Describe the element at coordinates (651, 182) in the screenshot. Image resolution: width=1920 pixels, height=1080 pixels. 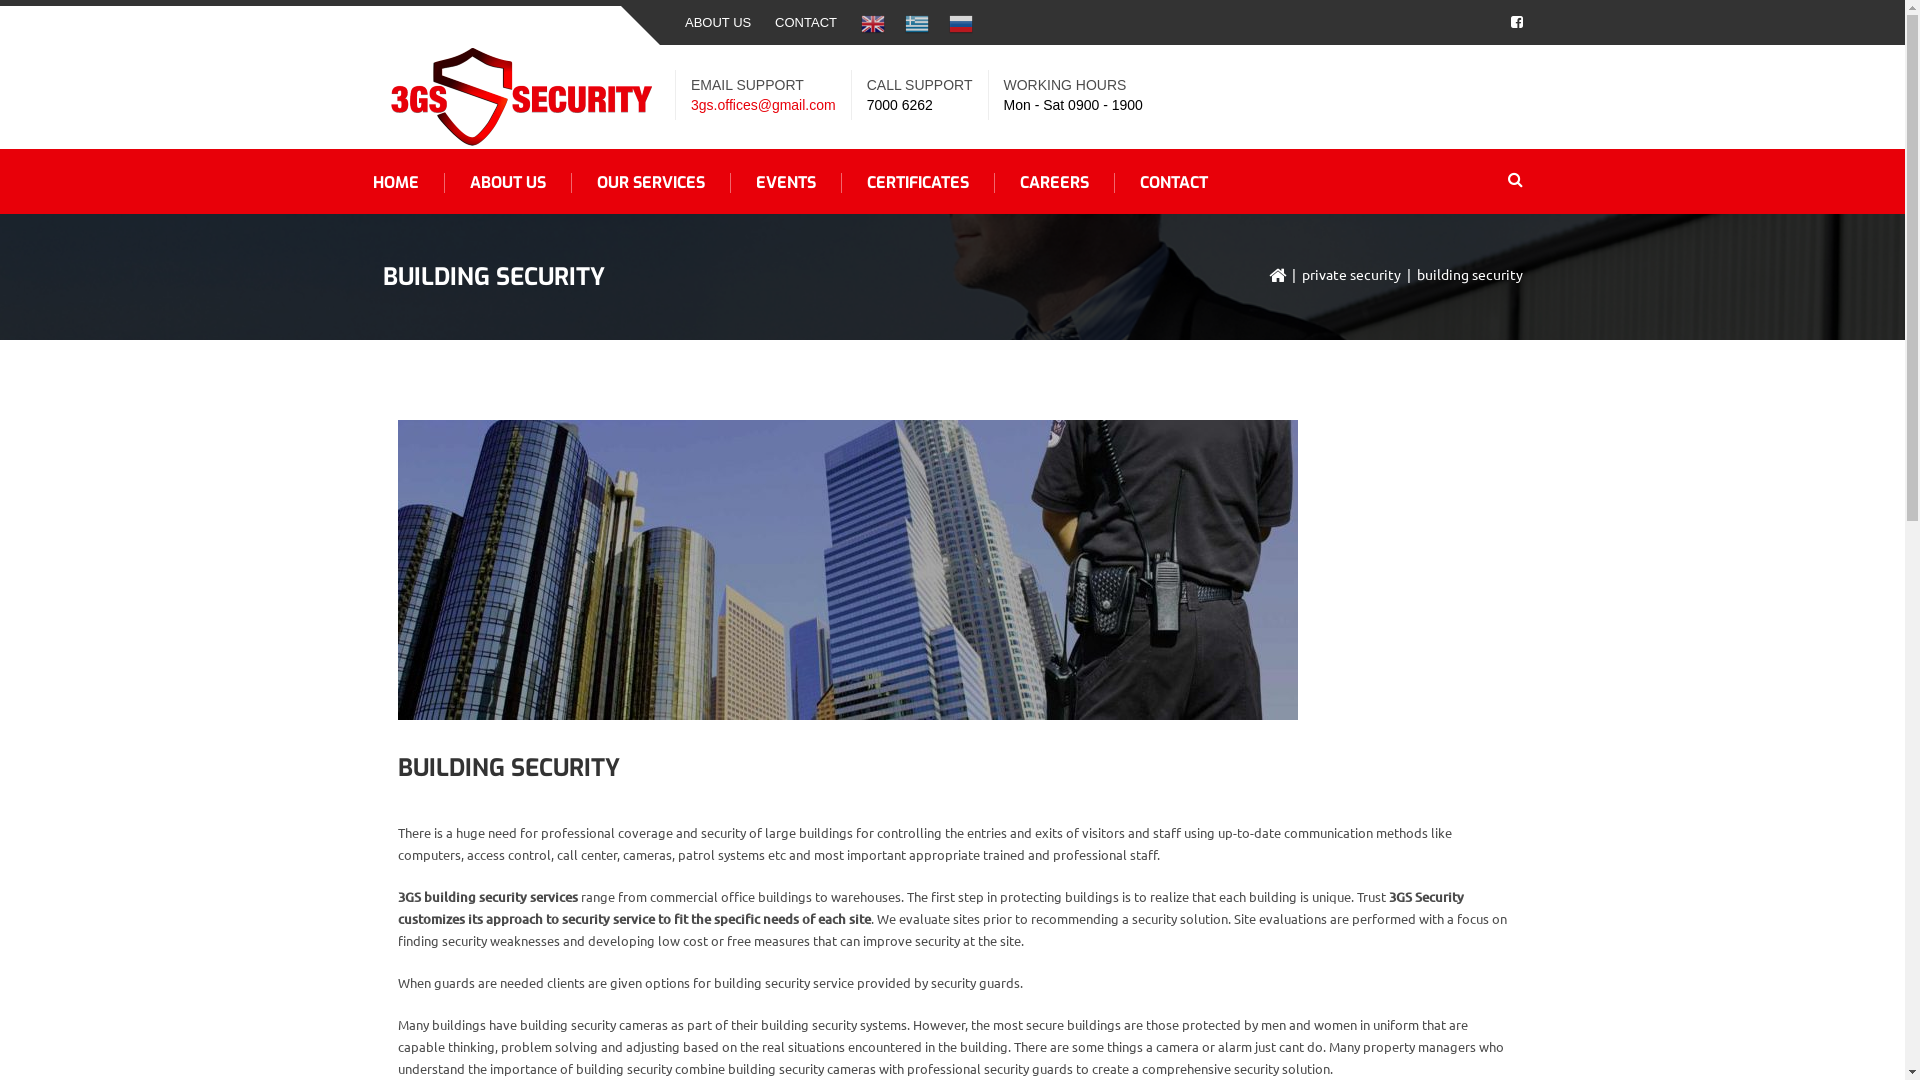
I see `'OUR SERVICES'` at that location.